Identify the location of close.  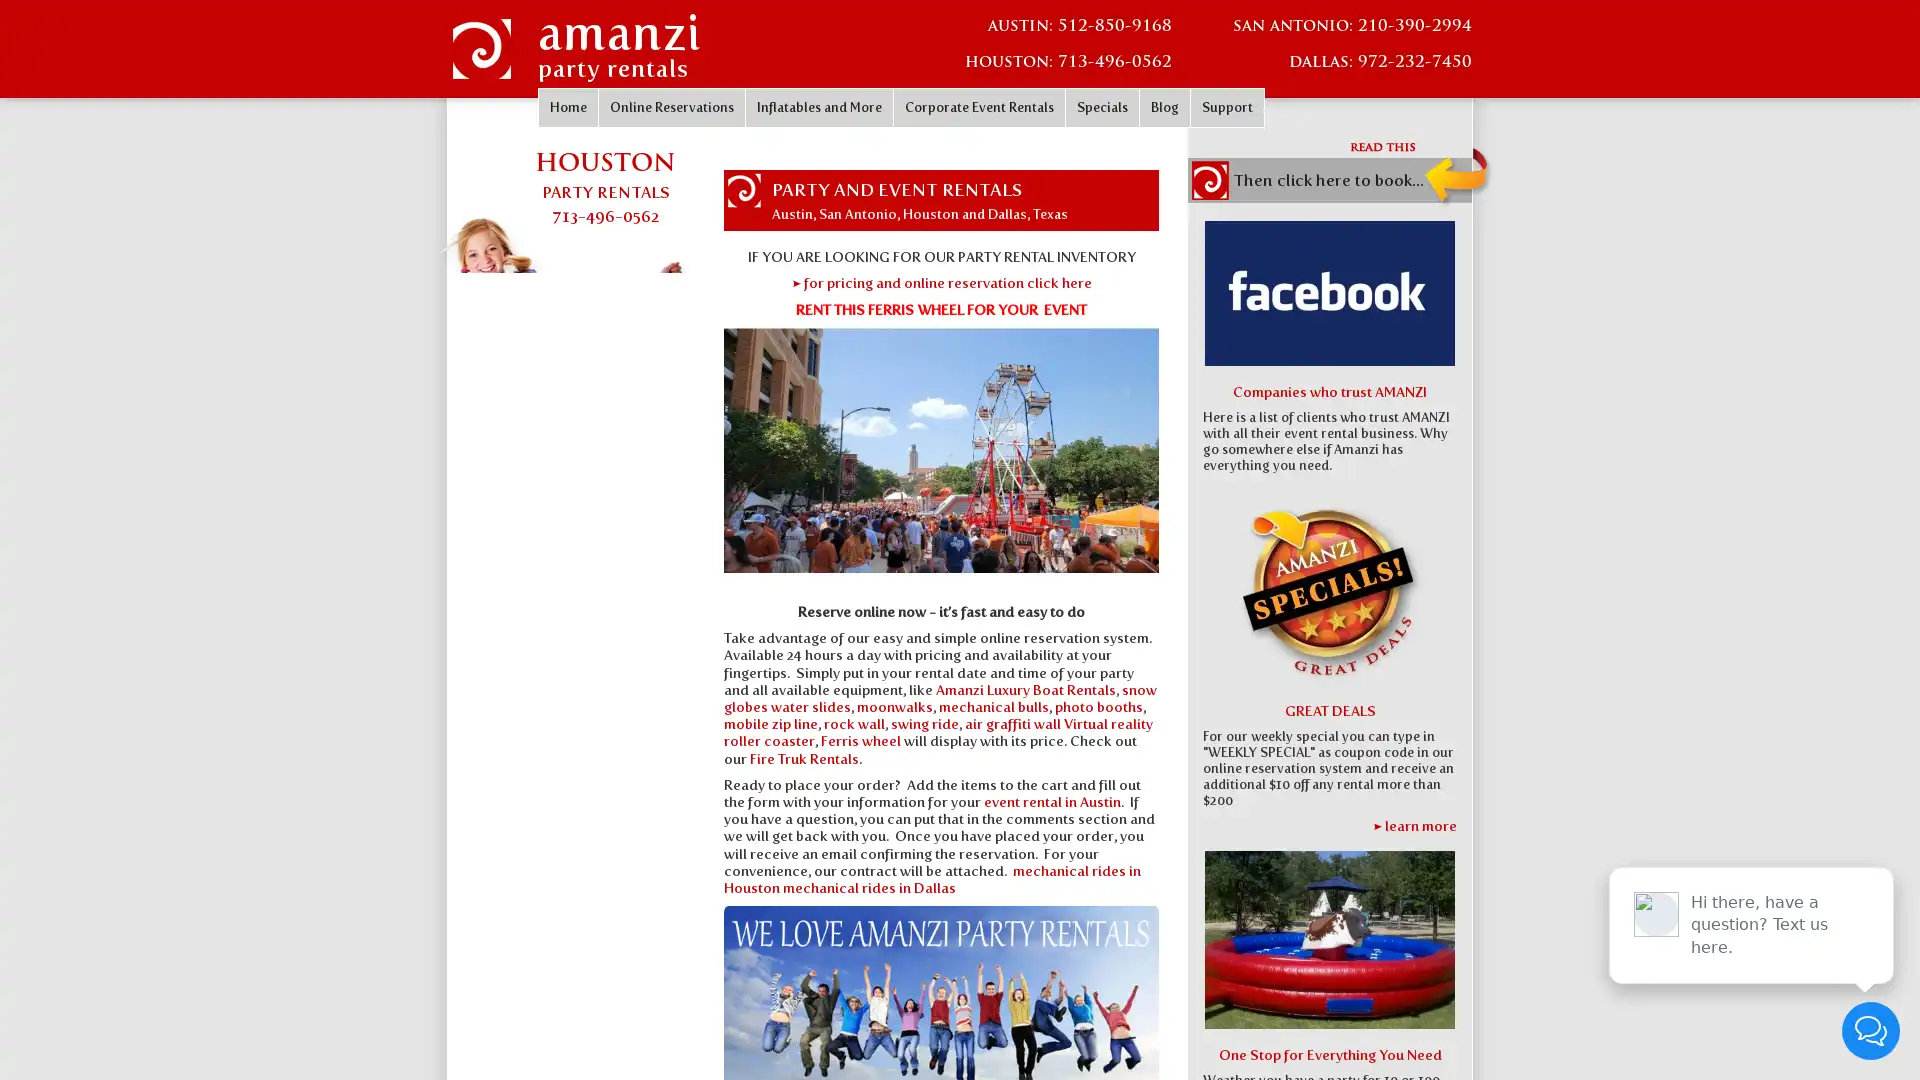
(1860, 848).